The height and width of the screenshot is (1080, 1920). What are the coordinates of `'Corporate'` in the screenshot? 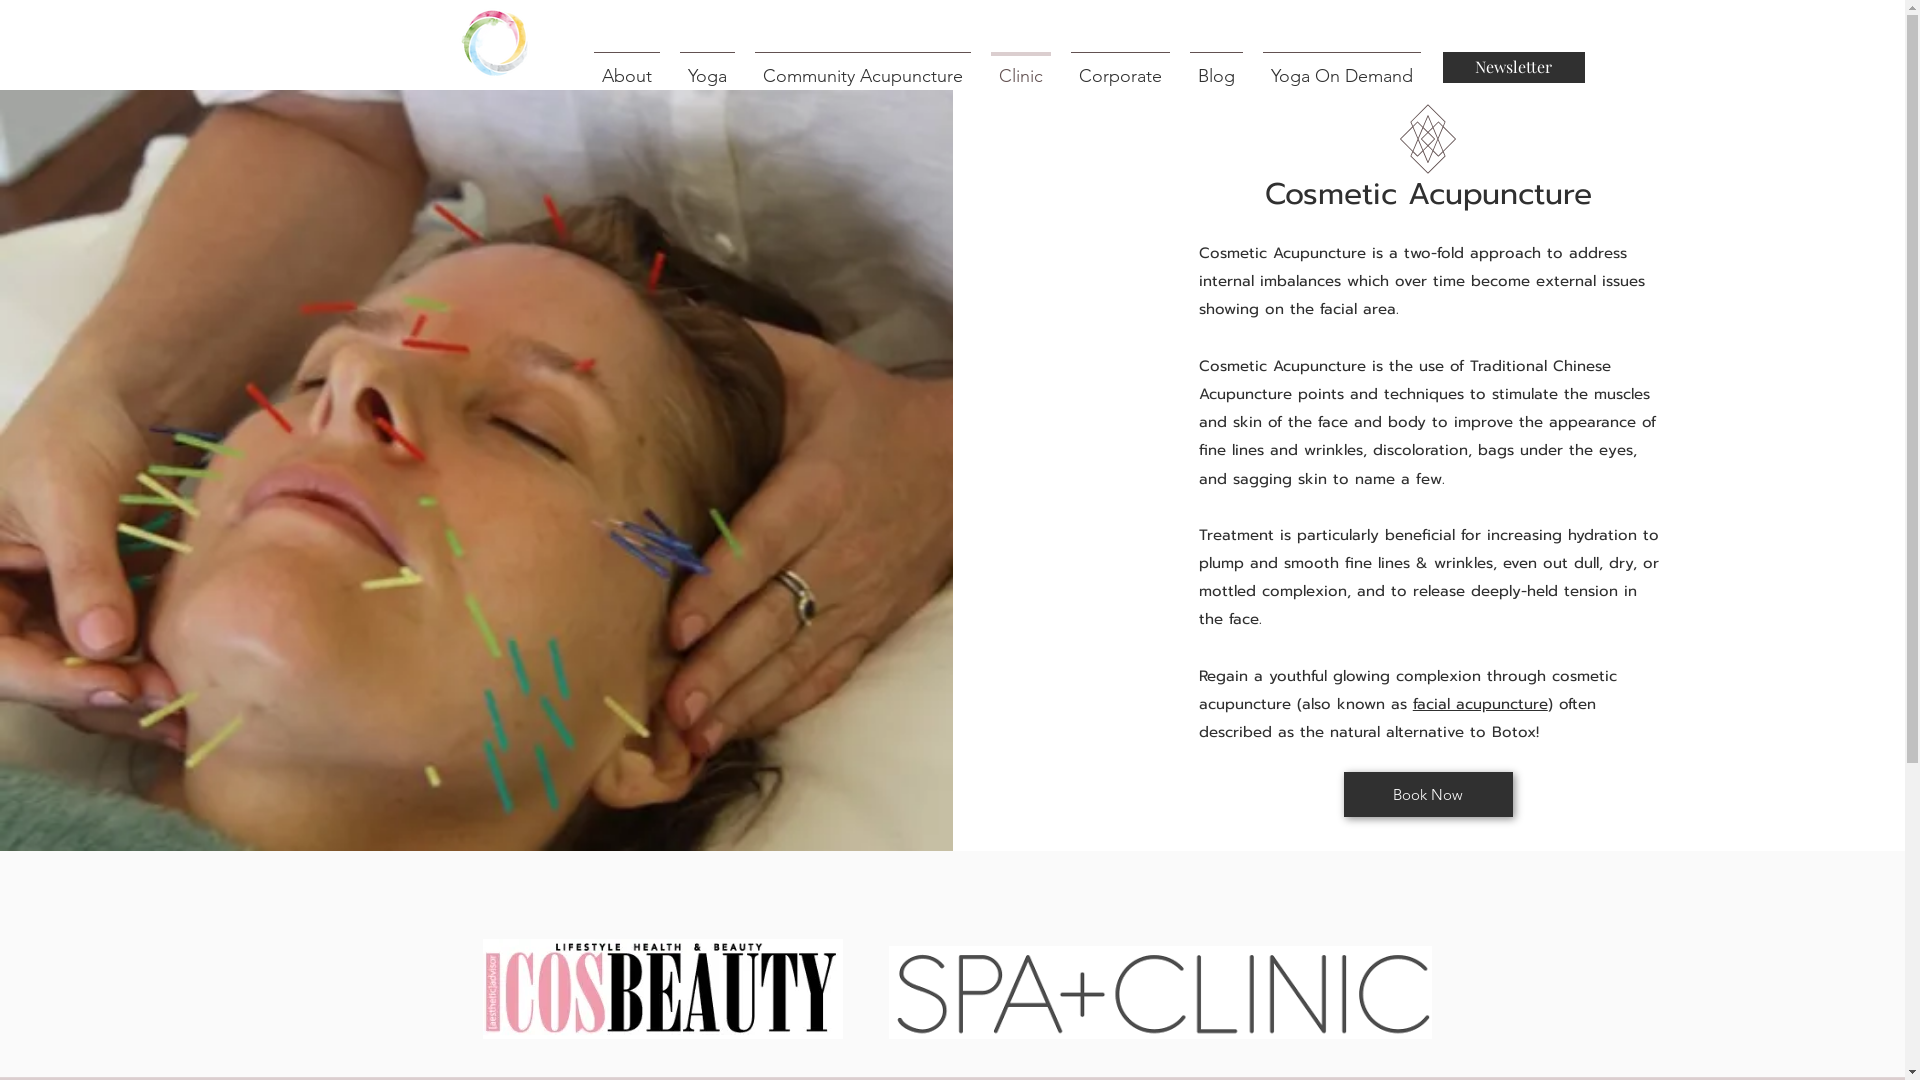 It's located at (1059, 66).